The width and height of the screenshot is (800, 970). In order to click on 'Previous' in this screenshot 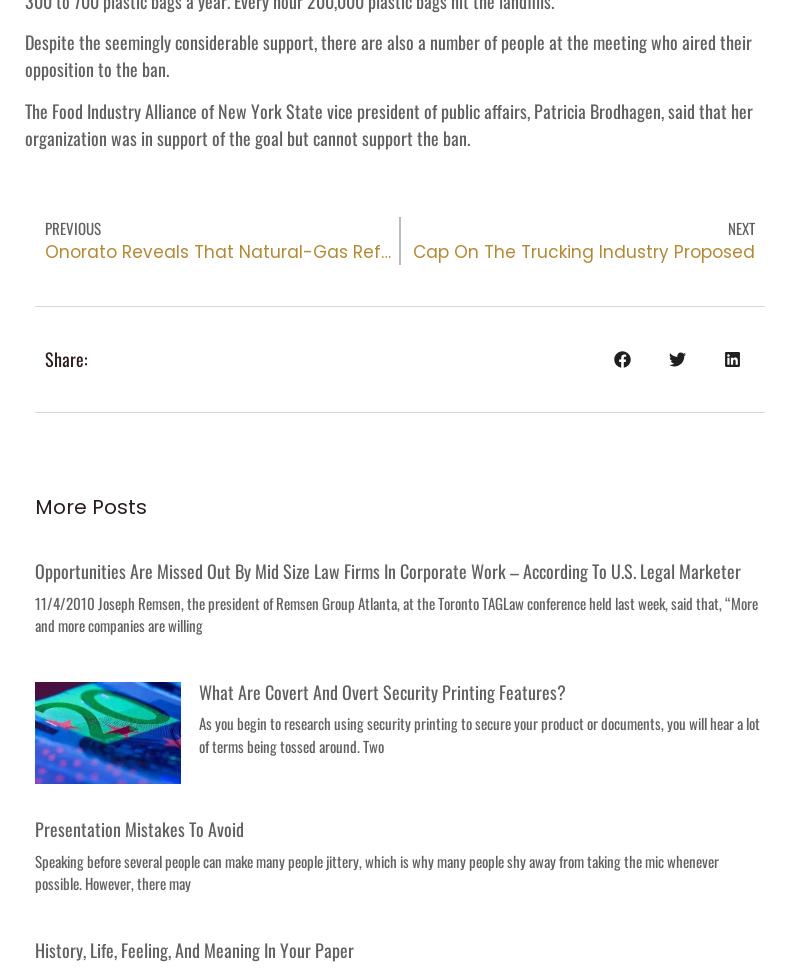, I will do `click(72, 228)`.